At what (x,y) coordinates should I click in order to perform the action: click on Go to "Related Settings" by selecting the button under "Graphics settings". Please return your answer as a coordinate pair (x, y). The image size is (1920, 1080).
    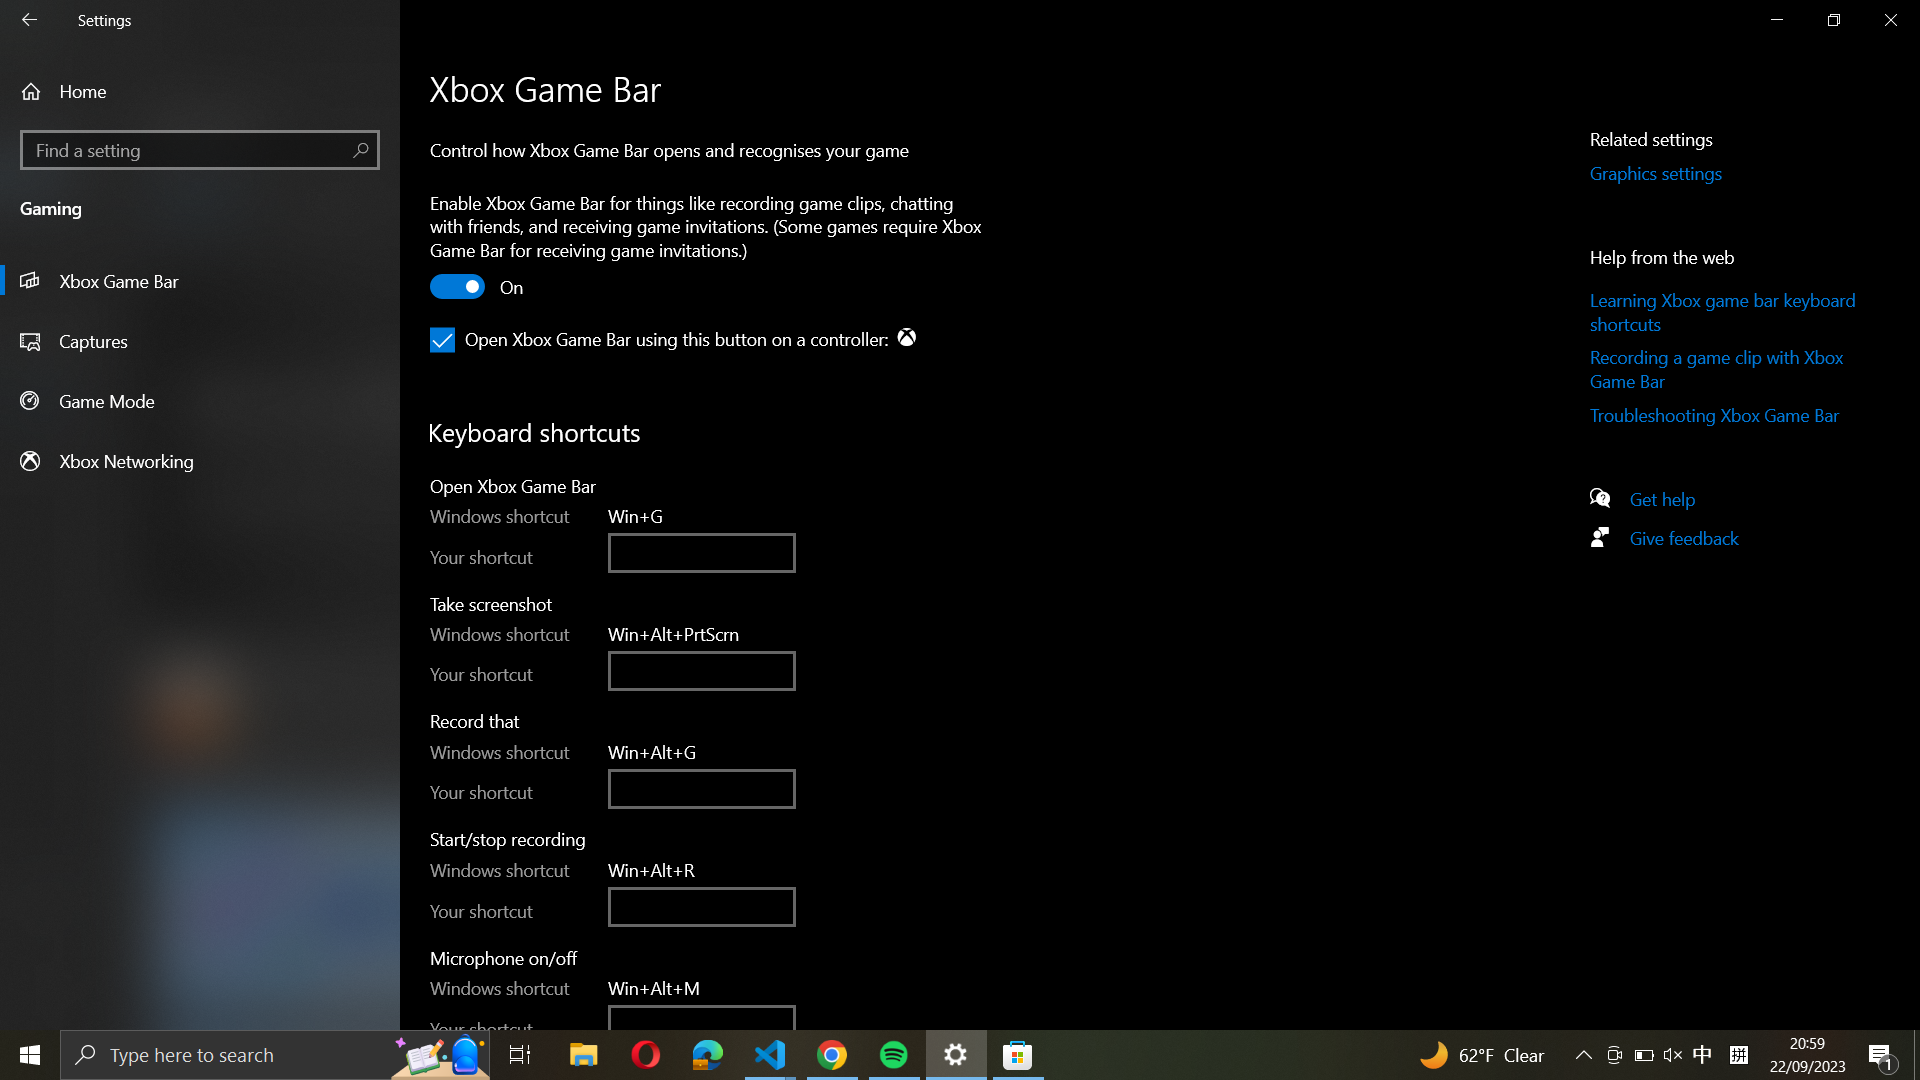
    Looking at the image, I should click on (1679, 173).